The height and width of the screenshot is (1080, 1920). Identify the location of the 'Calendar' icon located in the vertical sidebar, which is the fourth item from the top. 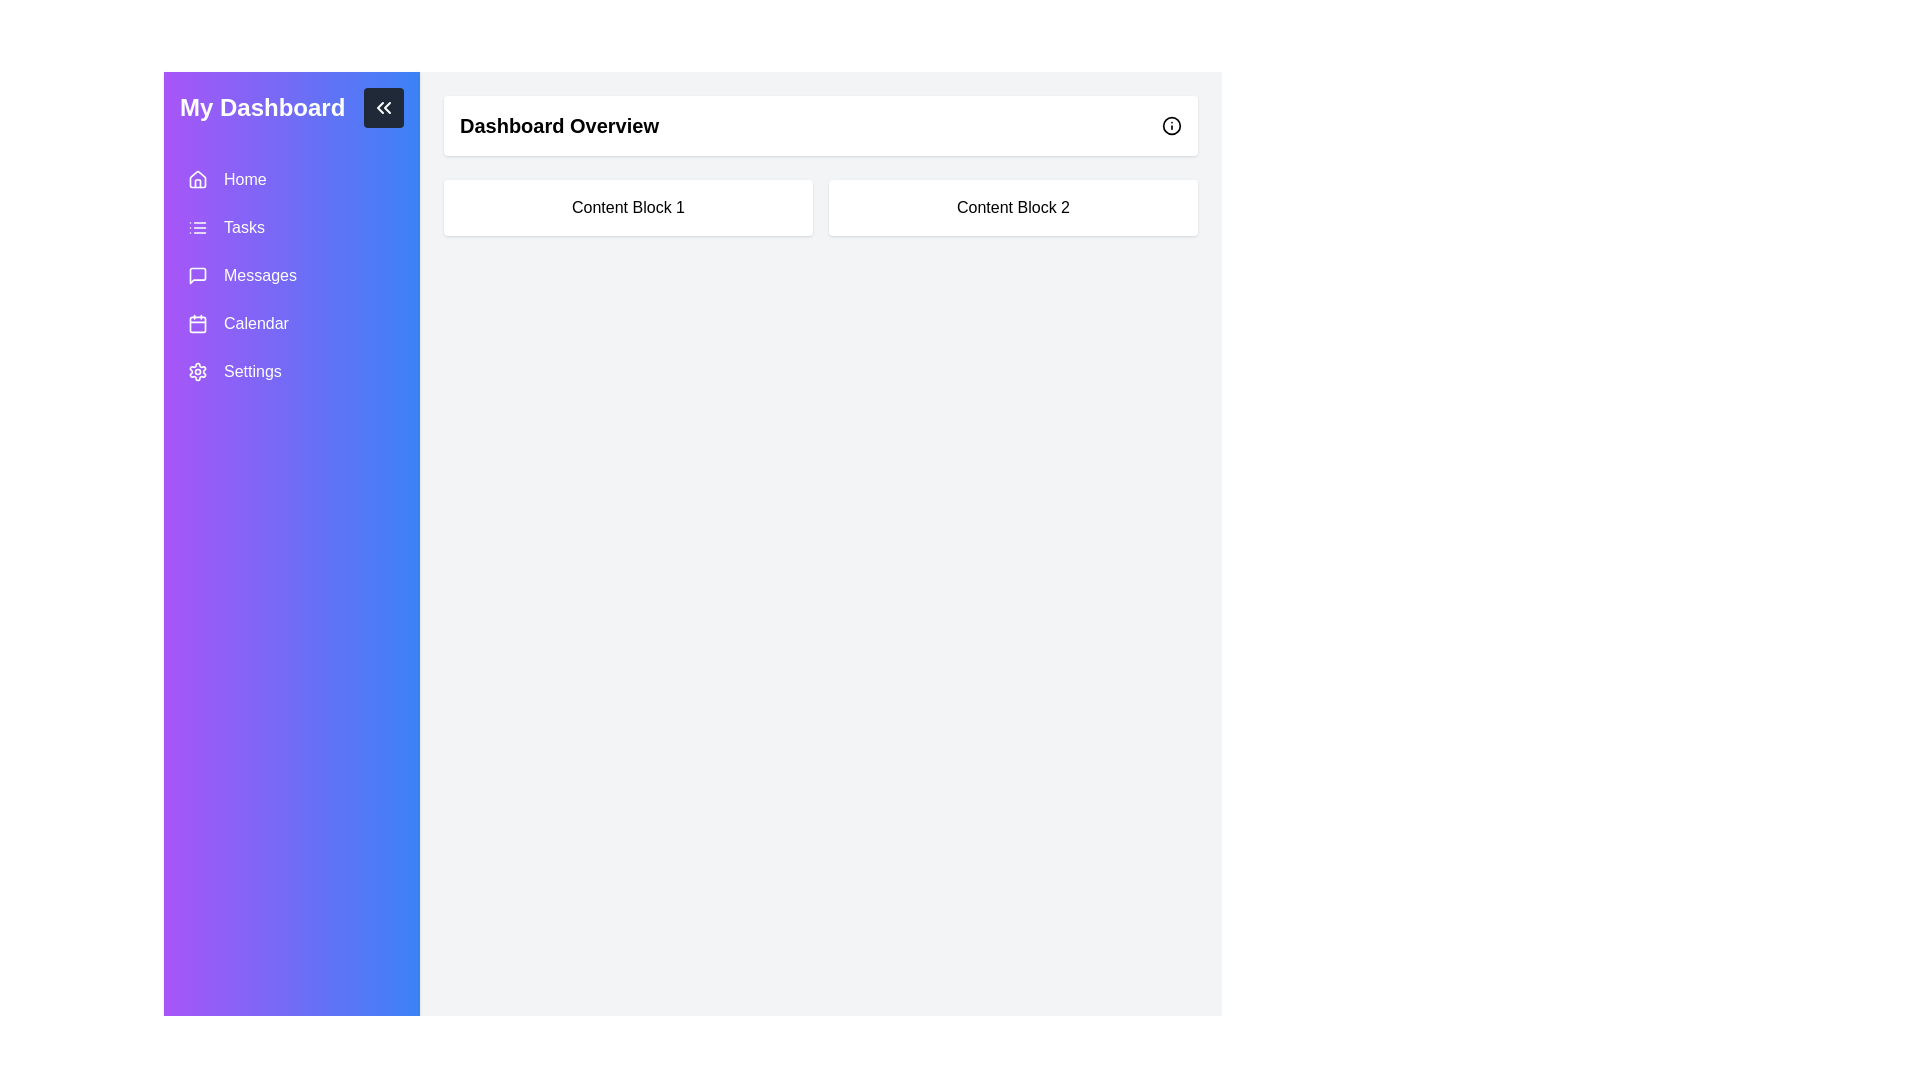
(197, 323).